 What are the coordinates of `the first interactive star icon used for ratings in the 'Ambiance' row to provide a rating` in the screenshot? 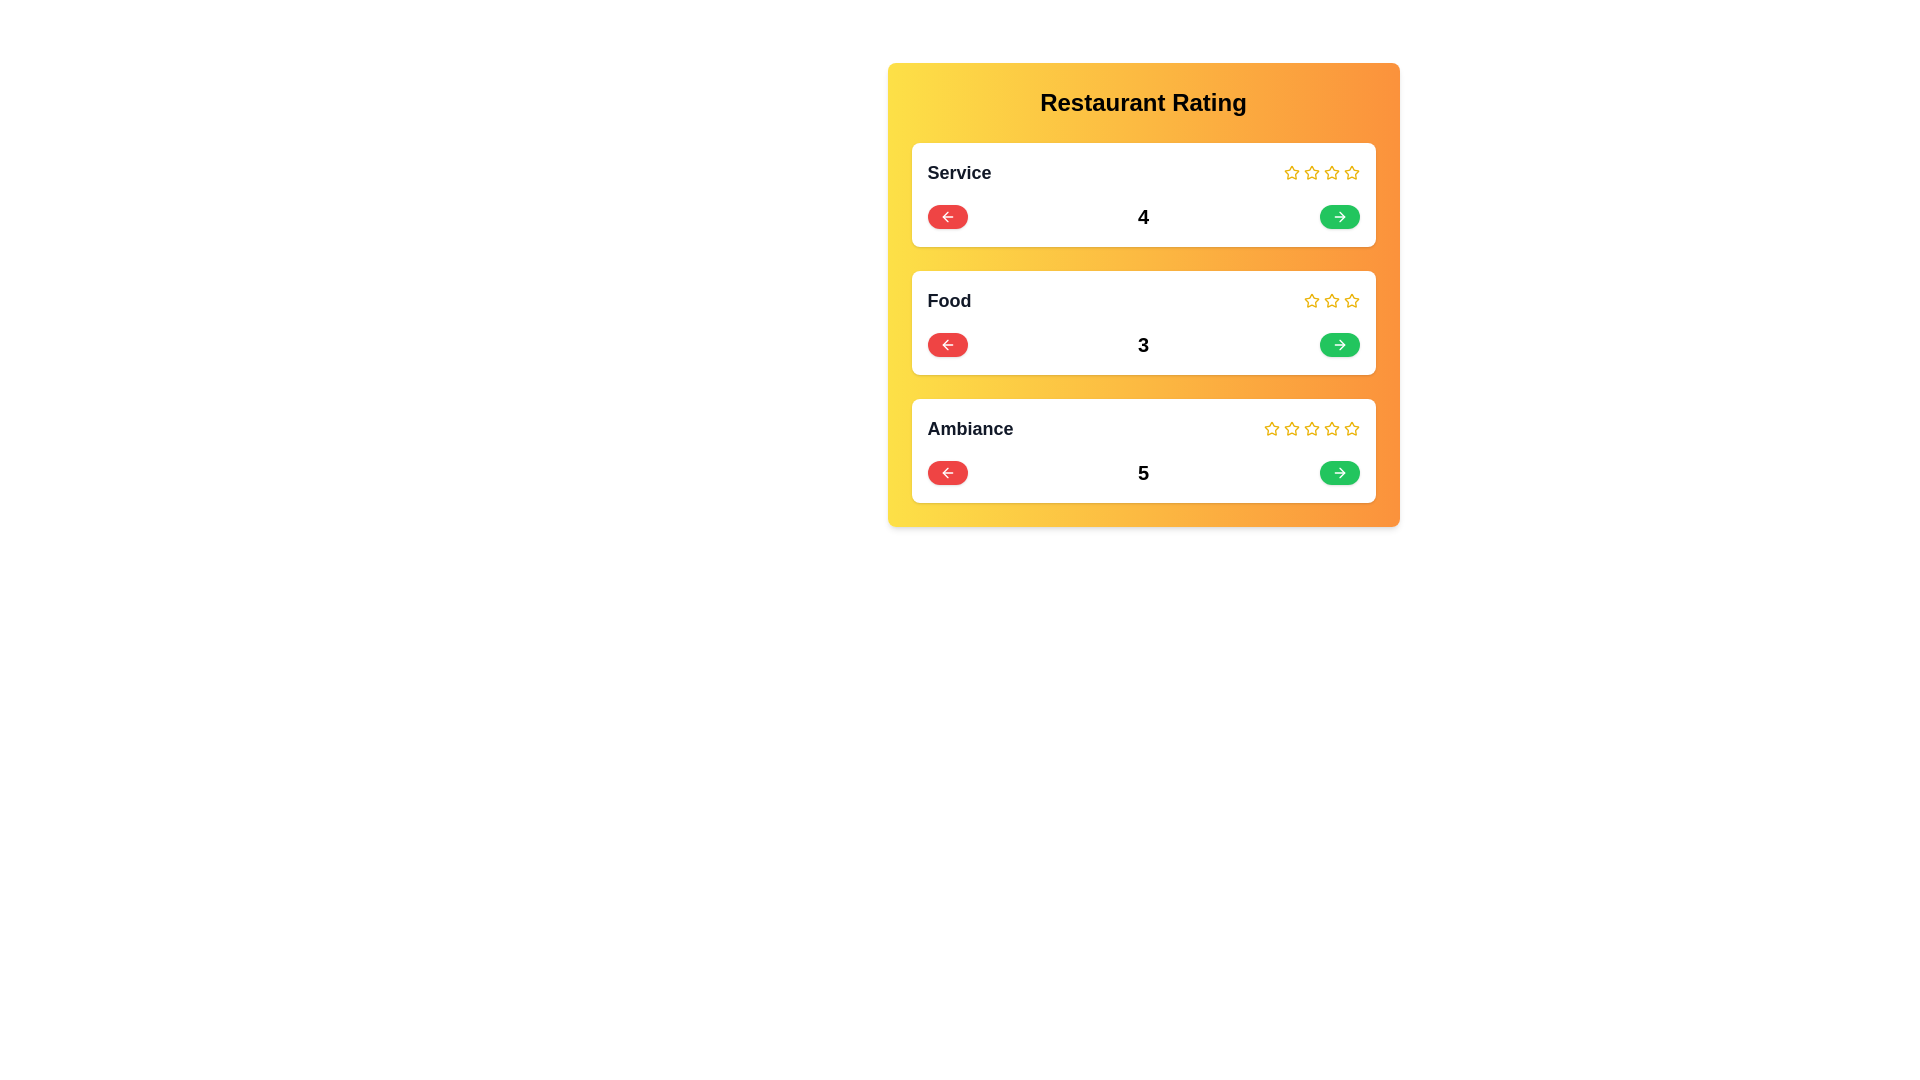 It's located at (1270, 427).